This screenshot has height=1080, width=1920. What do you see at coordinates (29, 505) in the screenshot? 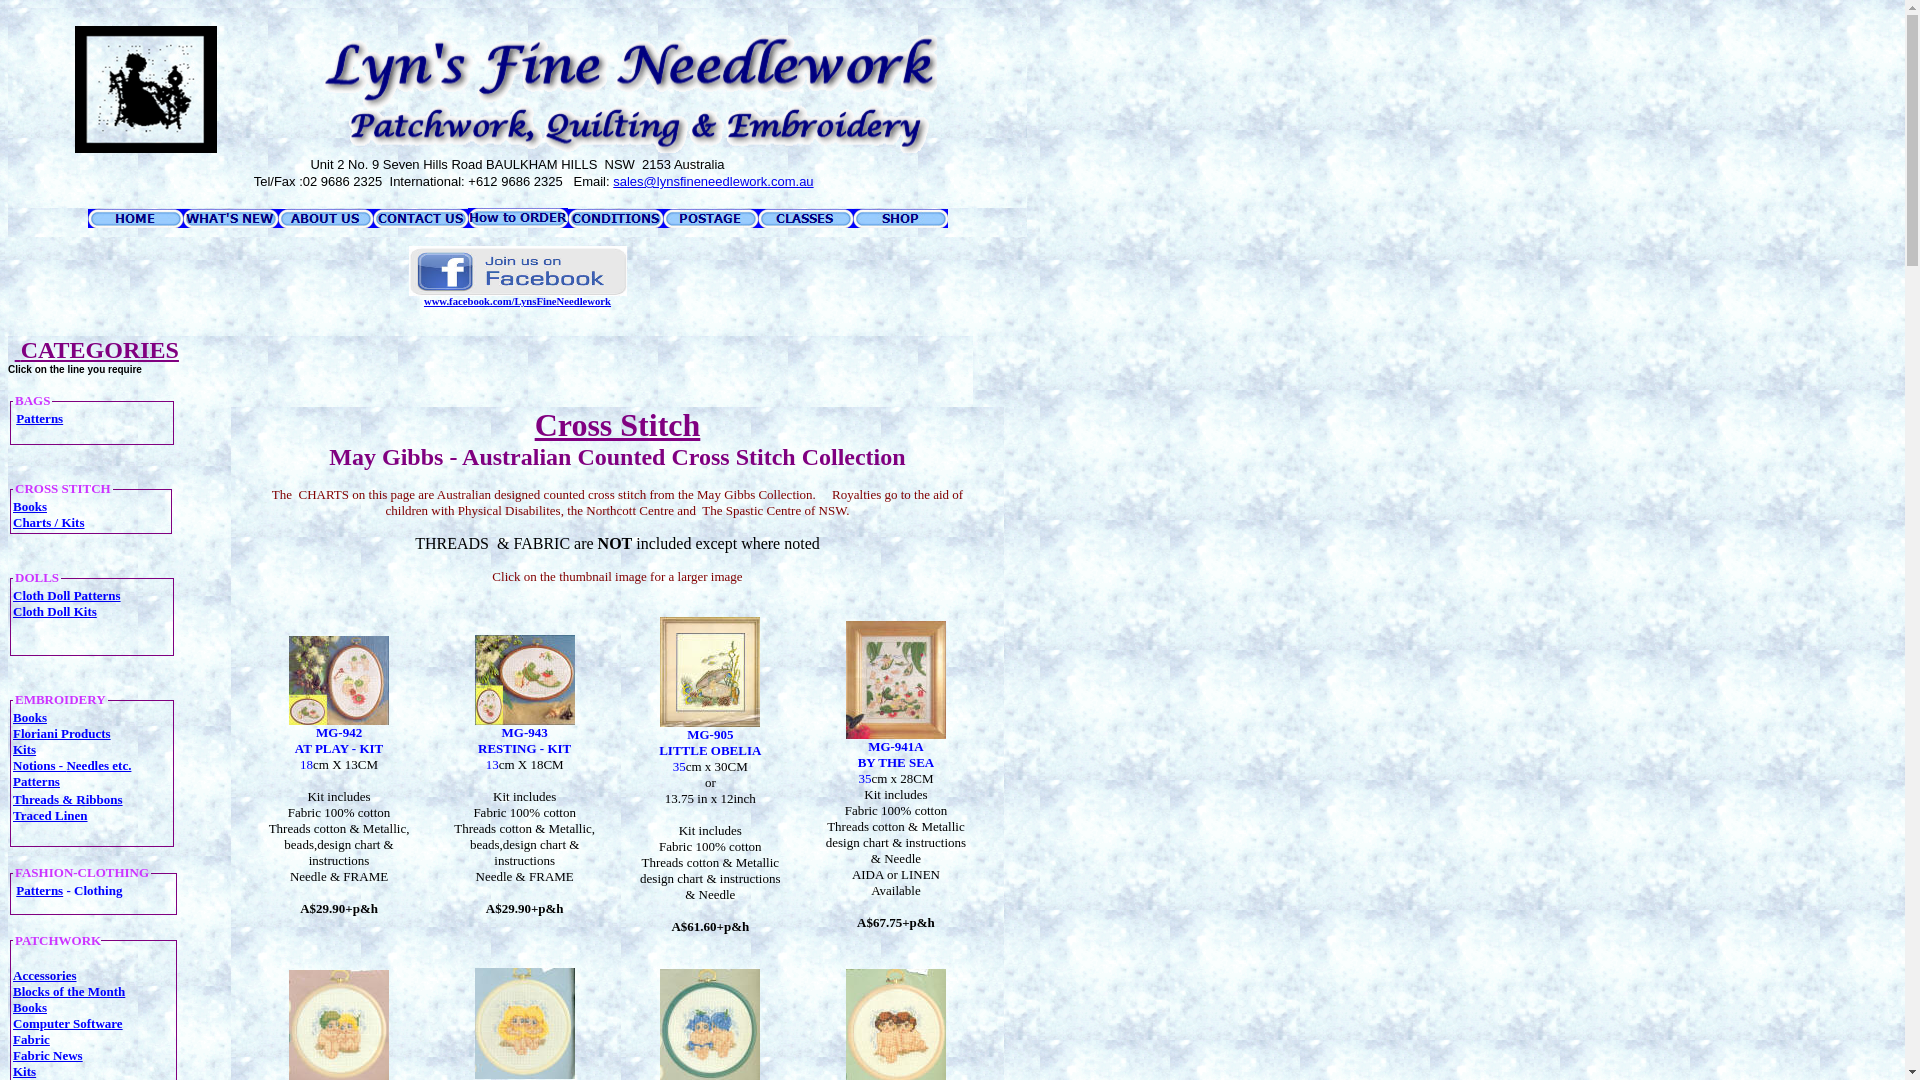
I see `'Books'` at bounding box center [29, 505].